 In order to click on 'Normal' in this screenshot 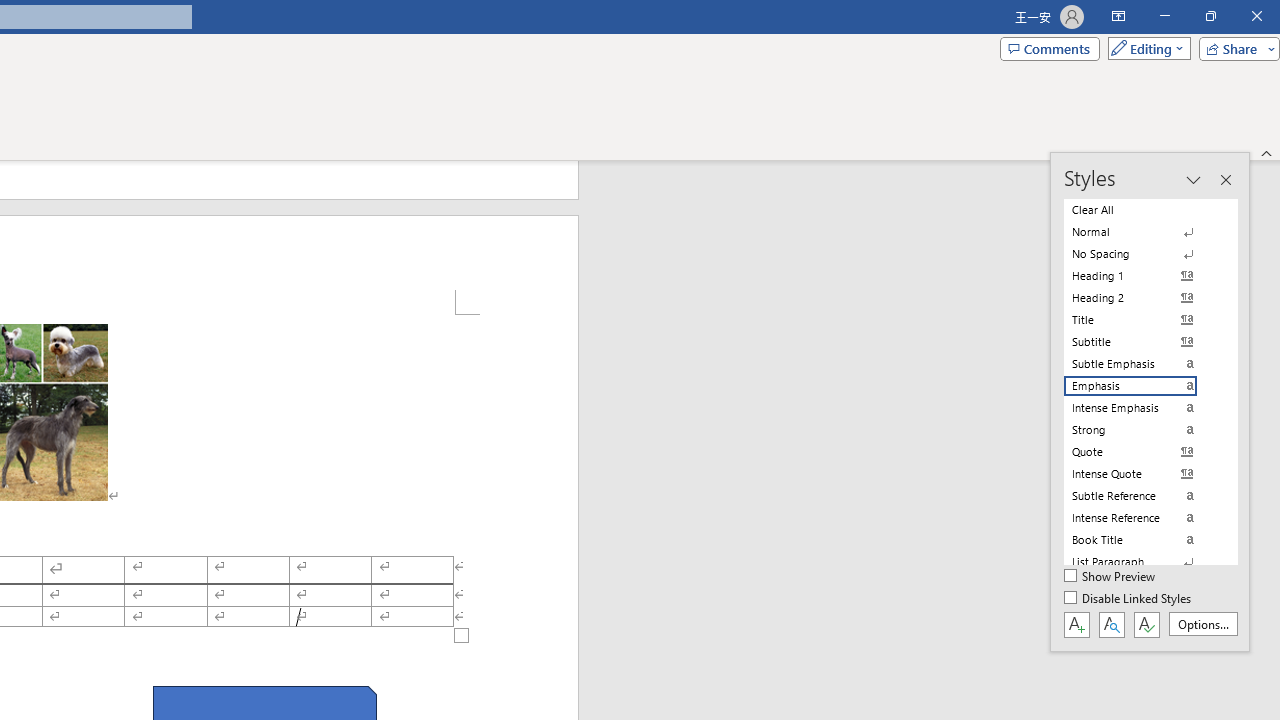, I will do `click(1142, 231)`.